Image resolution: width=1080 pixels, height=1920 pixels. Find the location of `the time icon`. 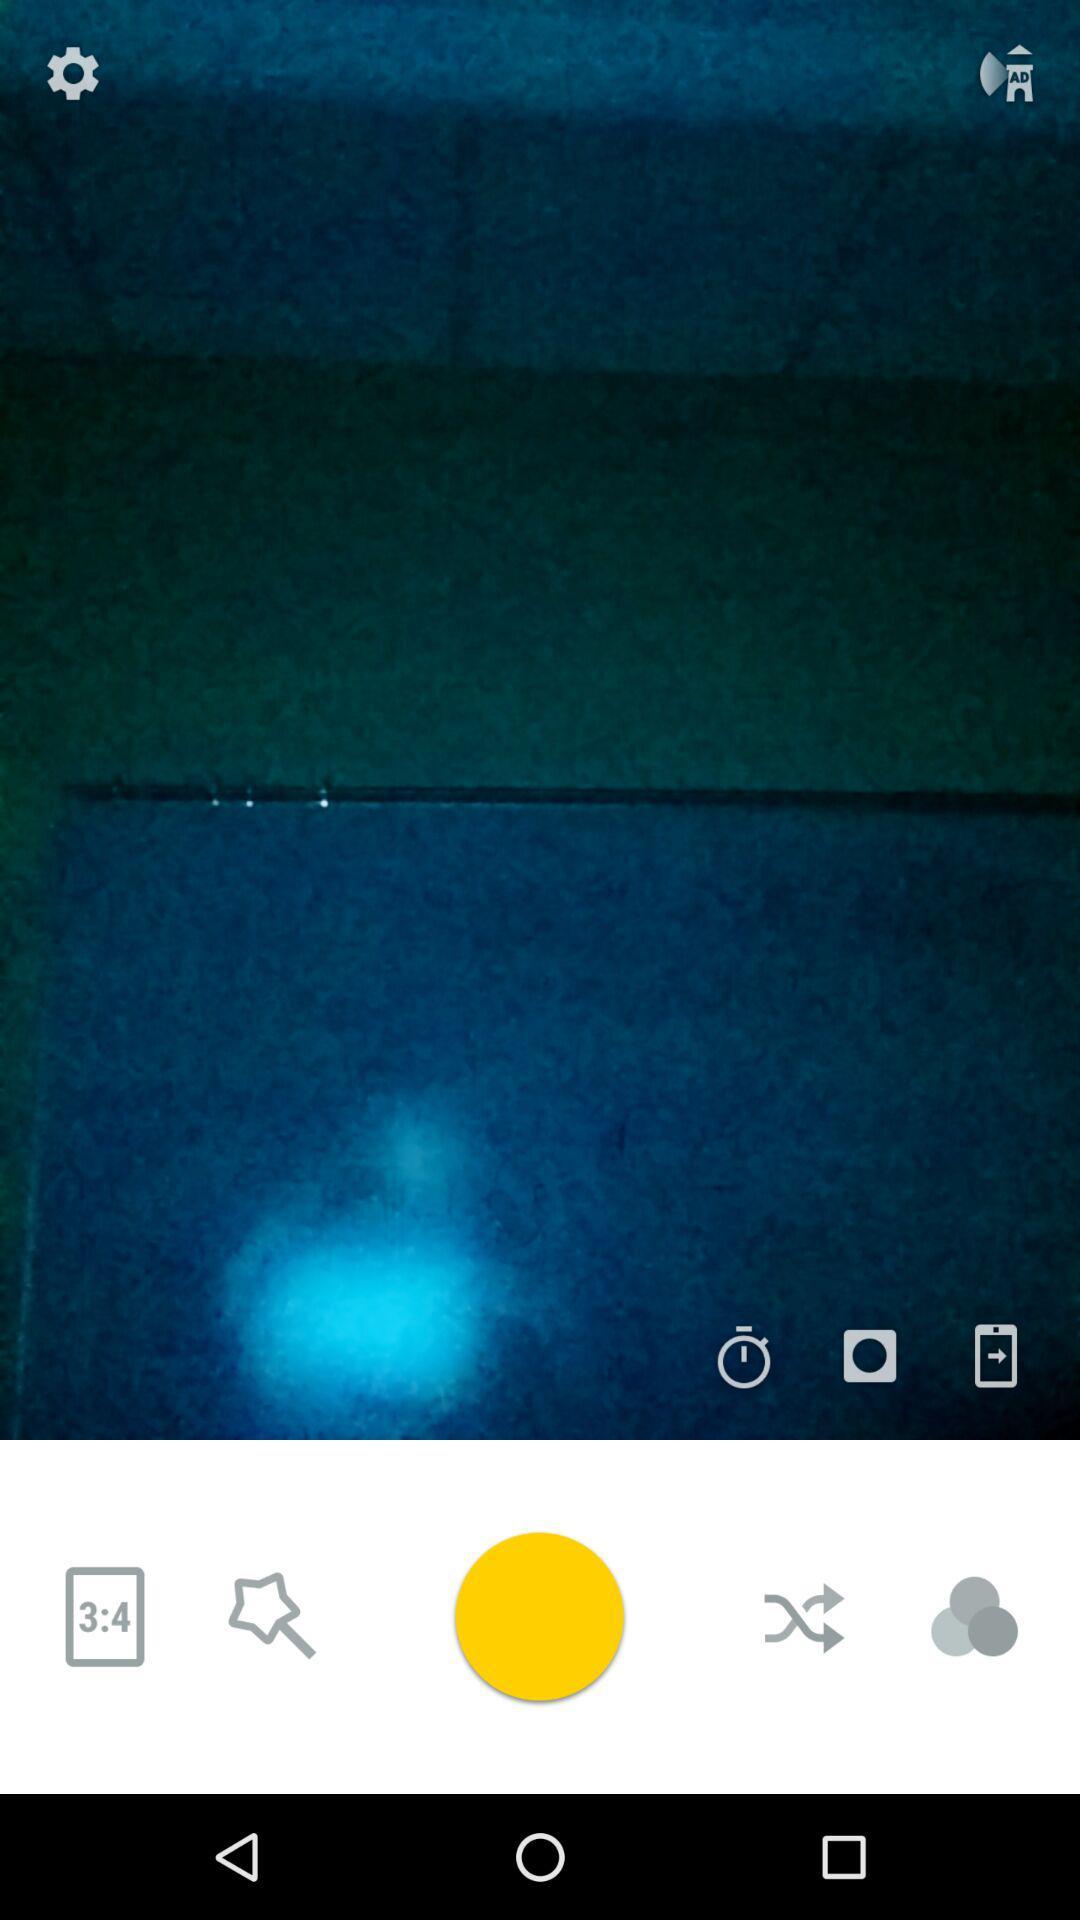

the time icon is located at coordinates (722, 1356).